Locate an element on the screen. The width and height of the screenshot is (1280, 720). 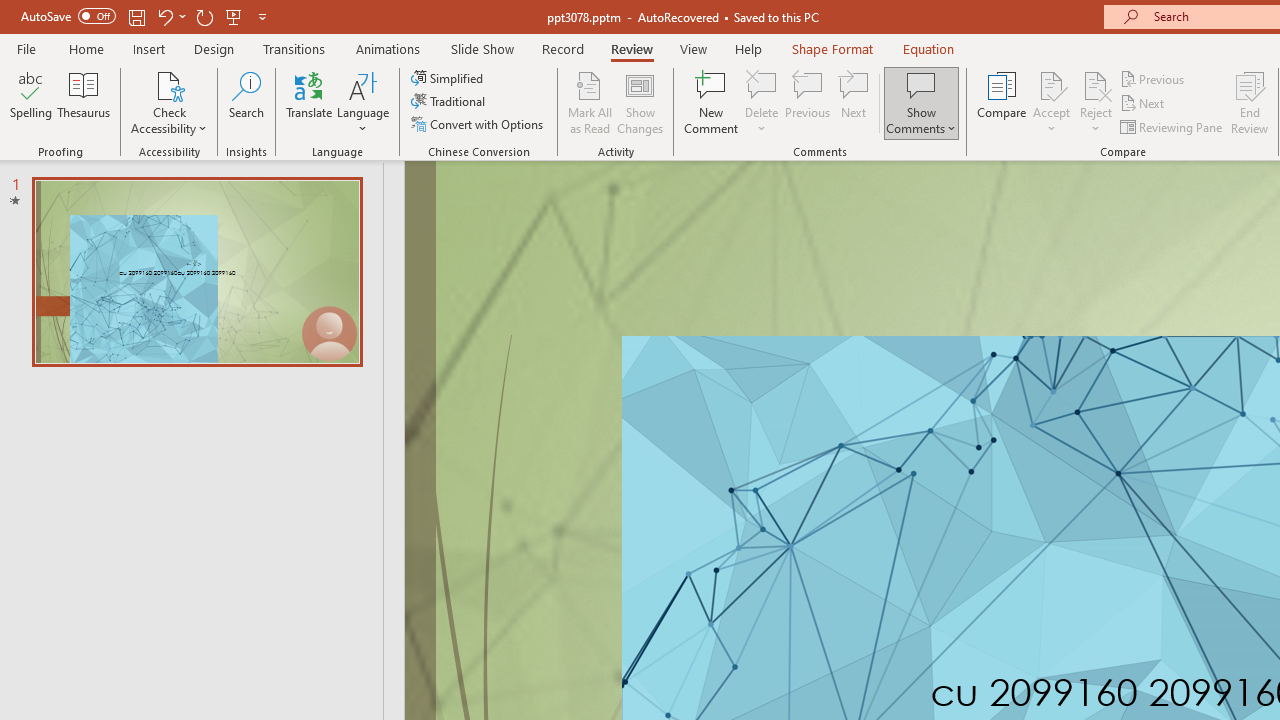
'Language' is located at coordinates (363, 103).